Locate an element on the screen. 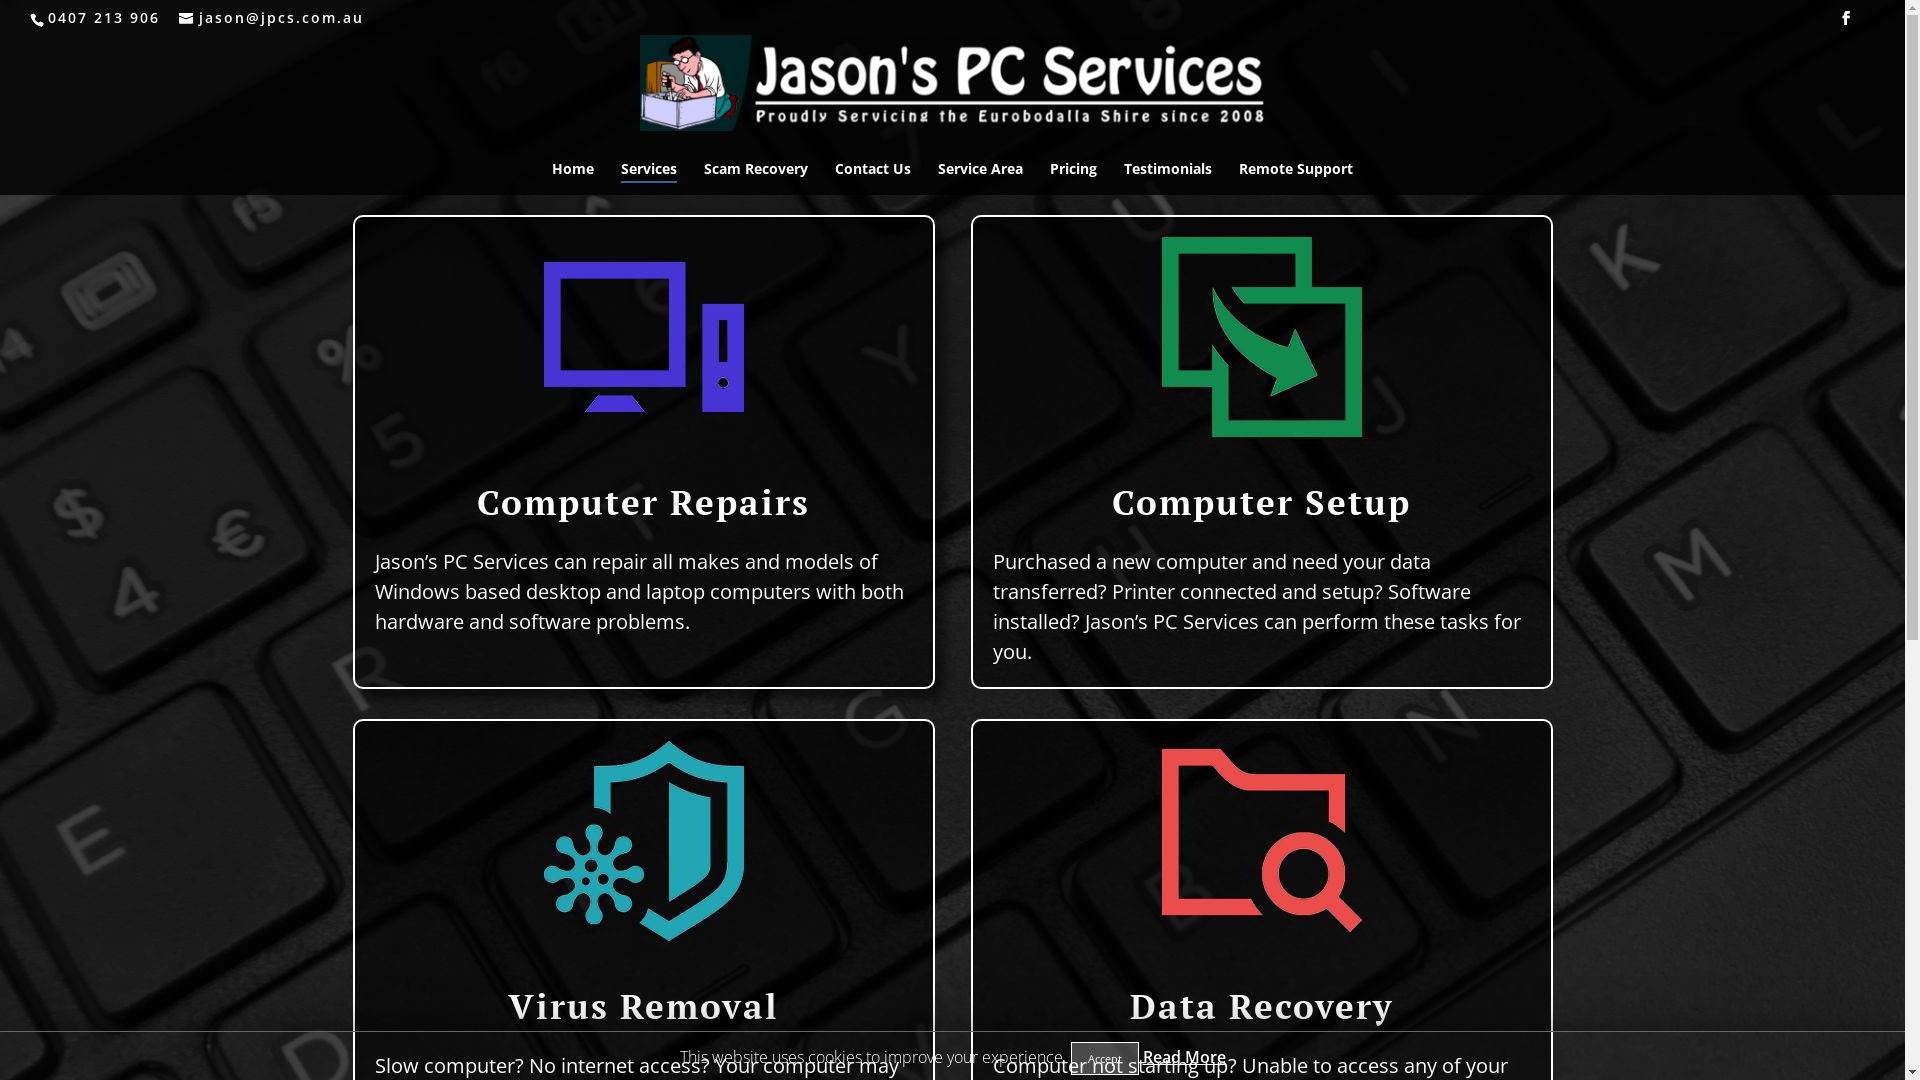 The width and height of the screenshot is (1920, 1080). 'Remote Support' is located at coordinates (1296, 176).